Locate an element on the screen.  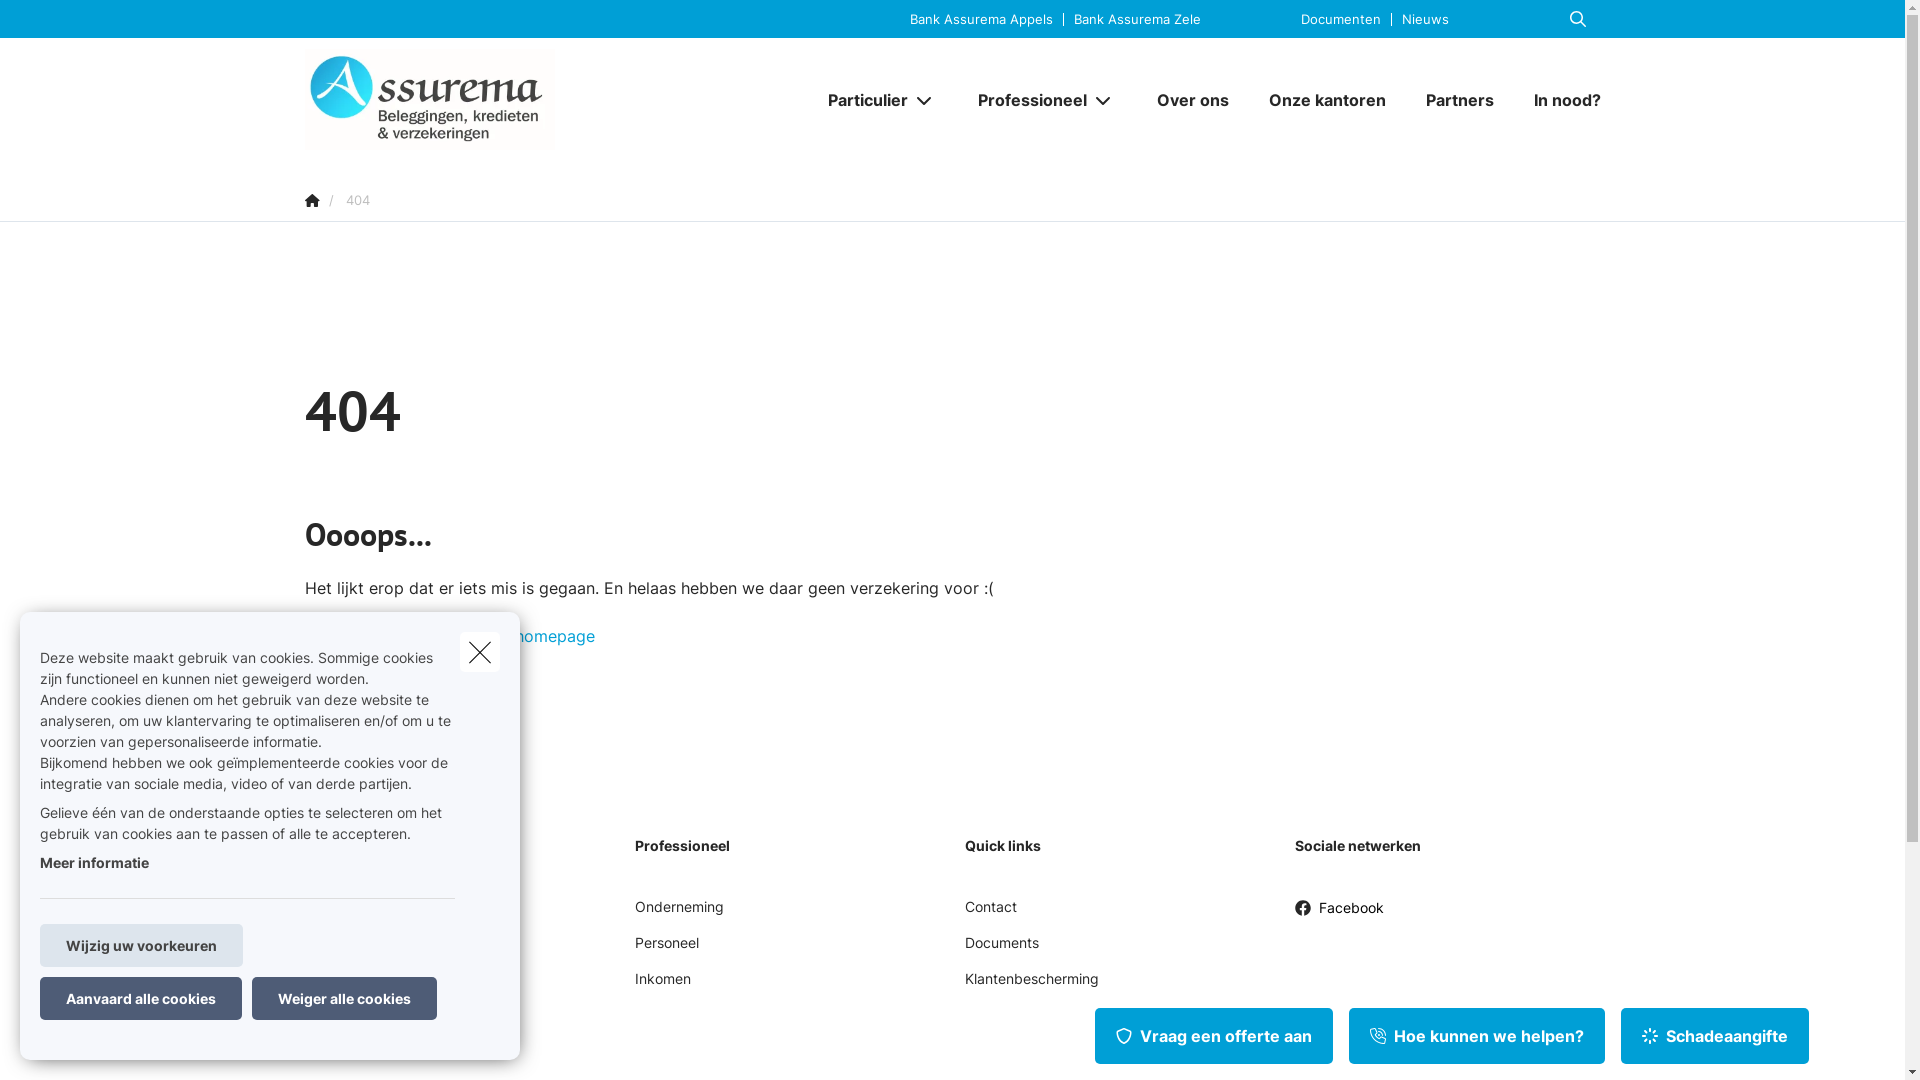
'Documents' is located at coordinates (1001, 948).